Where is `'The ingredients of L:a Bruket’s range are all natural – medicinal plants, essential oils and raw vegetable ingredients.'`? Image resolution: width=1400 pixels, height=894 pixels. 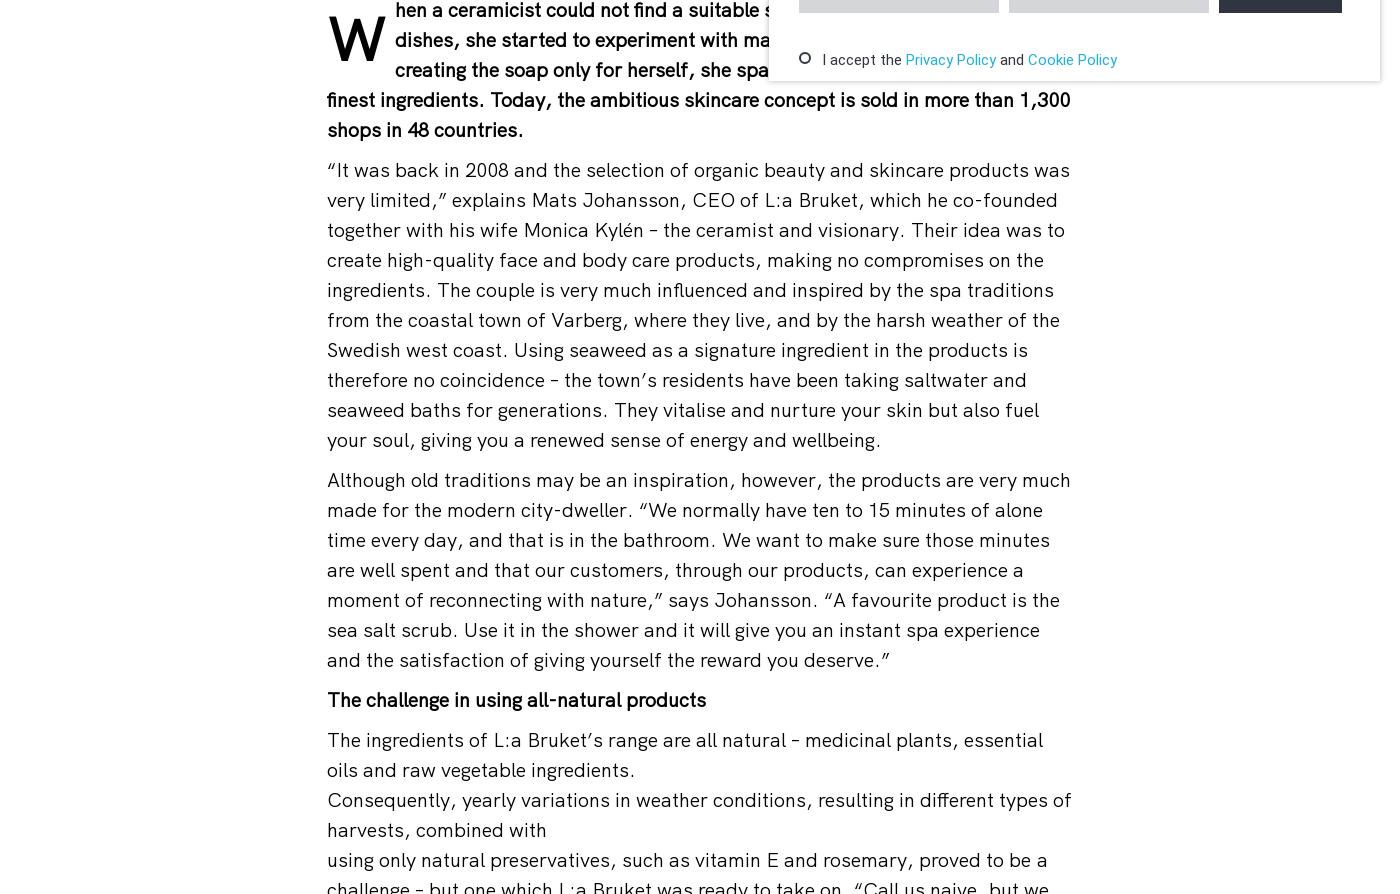
'The ingredients of L:a Bruket’s range are all natural – medicinal plants, essential oils and raw vegetable ingredients.' is located at coordinates (326, 753).